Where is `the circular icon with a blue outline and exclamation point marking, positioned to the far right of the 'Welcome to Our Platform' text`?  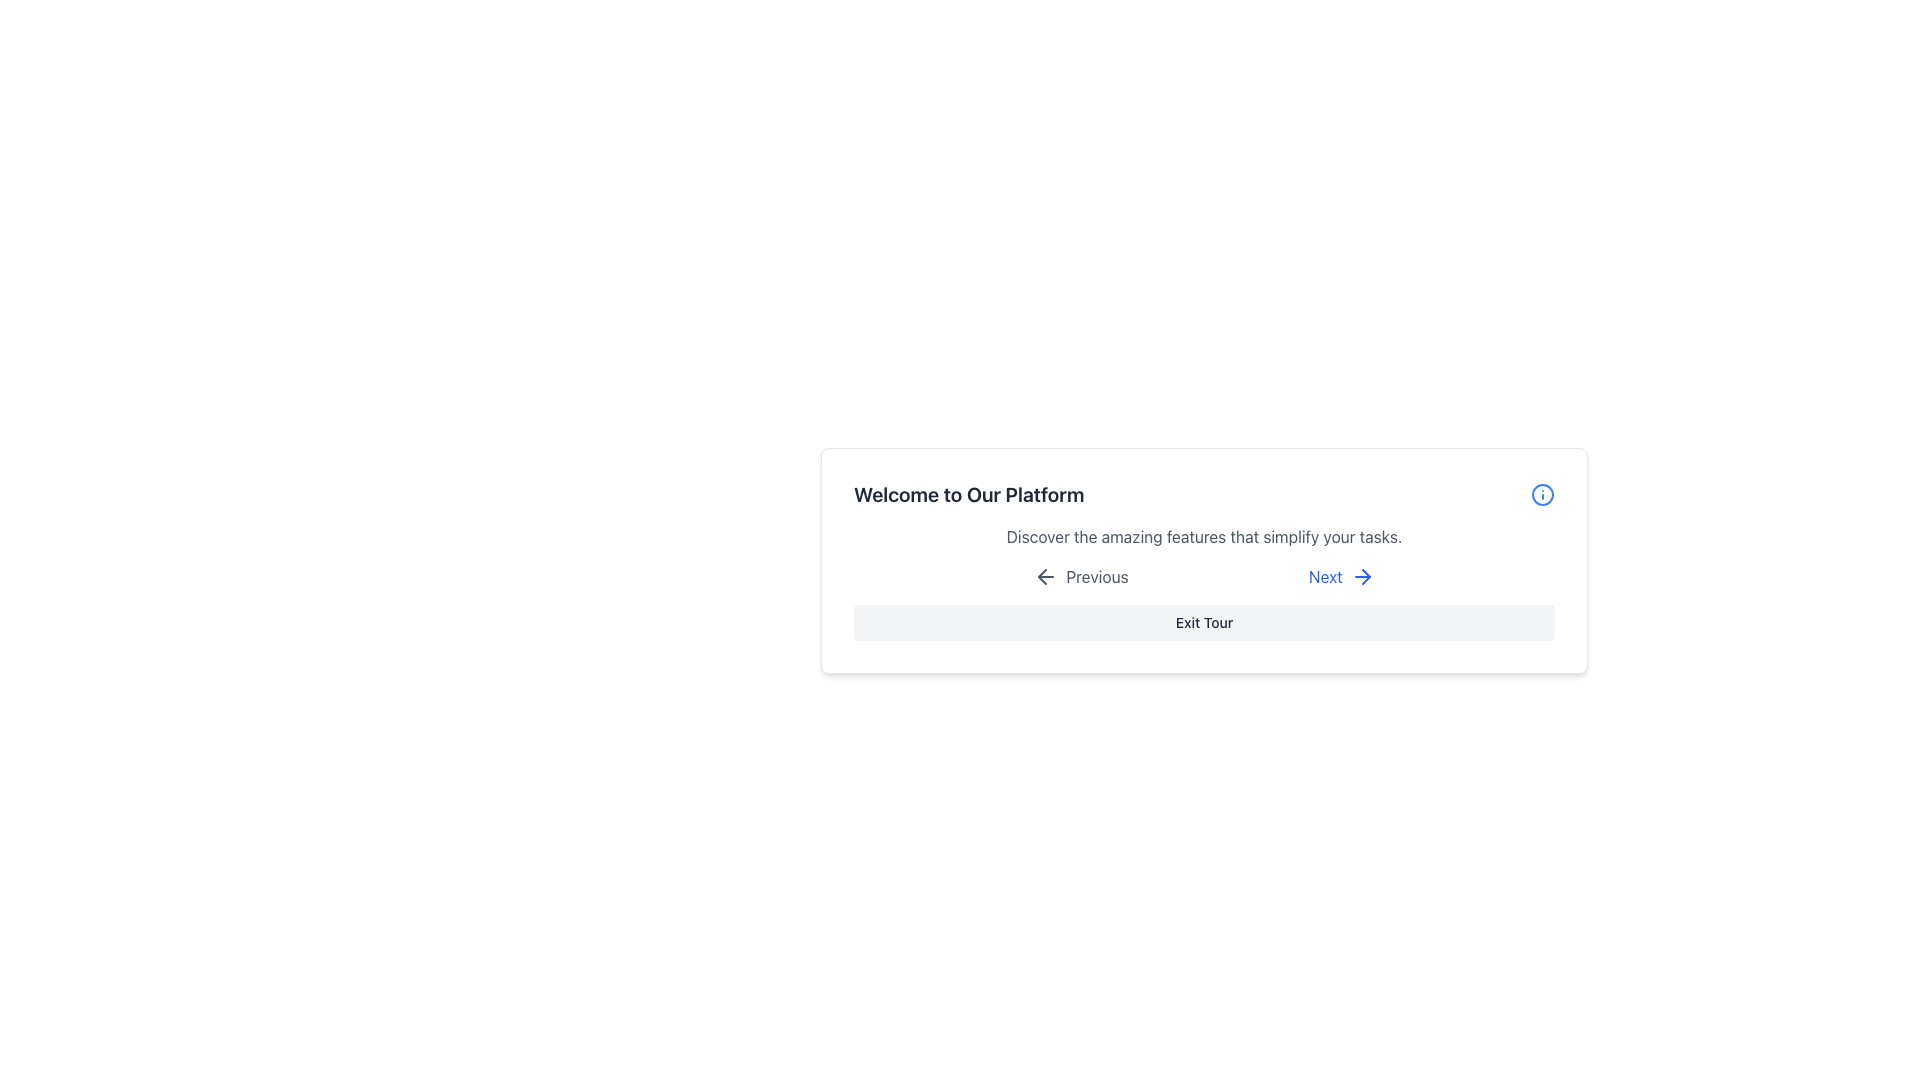 the circular icon with a blue outline and exclamation point marking, positioned to the far right of the 'Welcome to Our Platform' text is located at coordinates (1541, 494).